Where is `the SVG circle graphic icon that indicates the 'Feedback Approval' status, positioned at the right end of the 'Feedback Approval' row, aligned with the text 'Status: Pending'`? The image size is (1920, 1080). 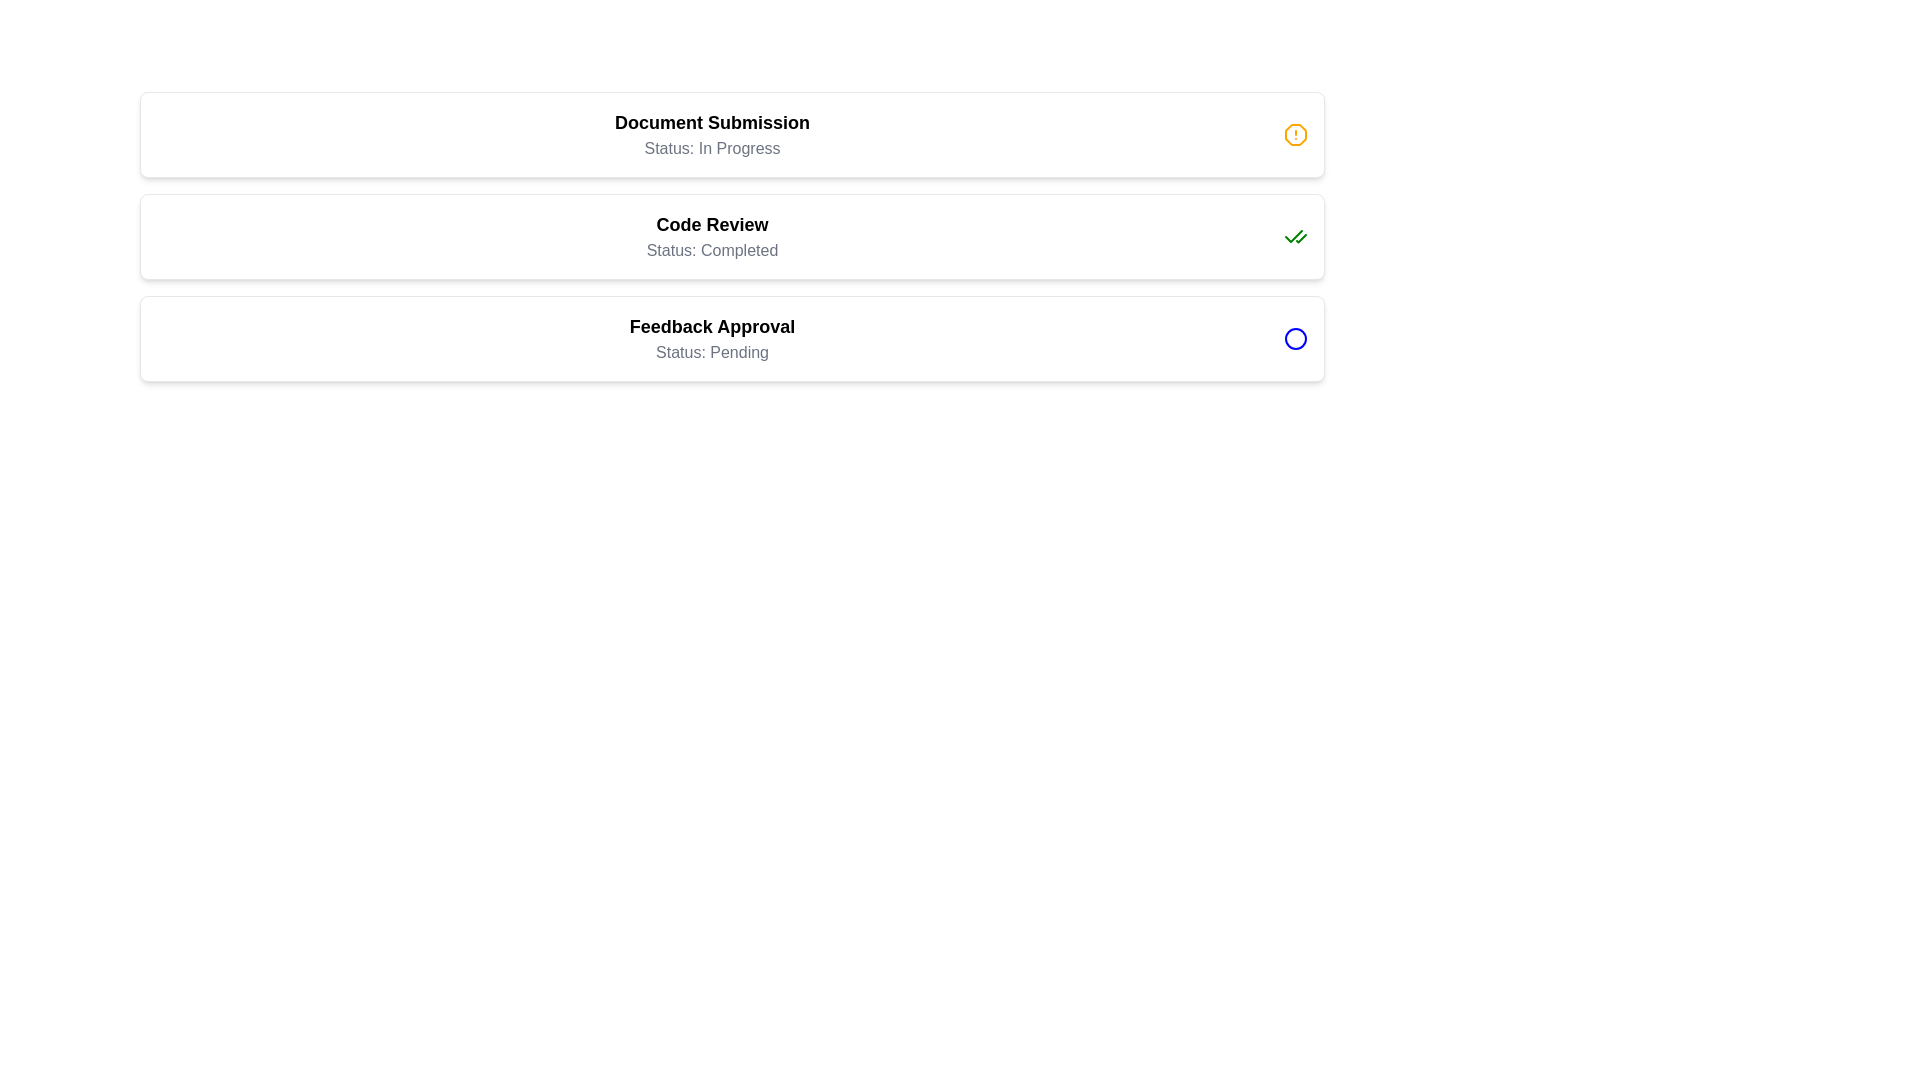 the SVG circle graphic icon that indicates the 'Feedback Approval' status, positioned at the right end of the 'Feedback Approval' row, aligned with the text 'Status: Pending' is located at coordinates (1296, 338).